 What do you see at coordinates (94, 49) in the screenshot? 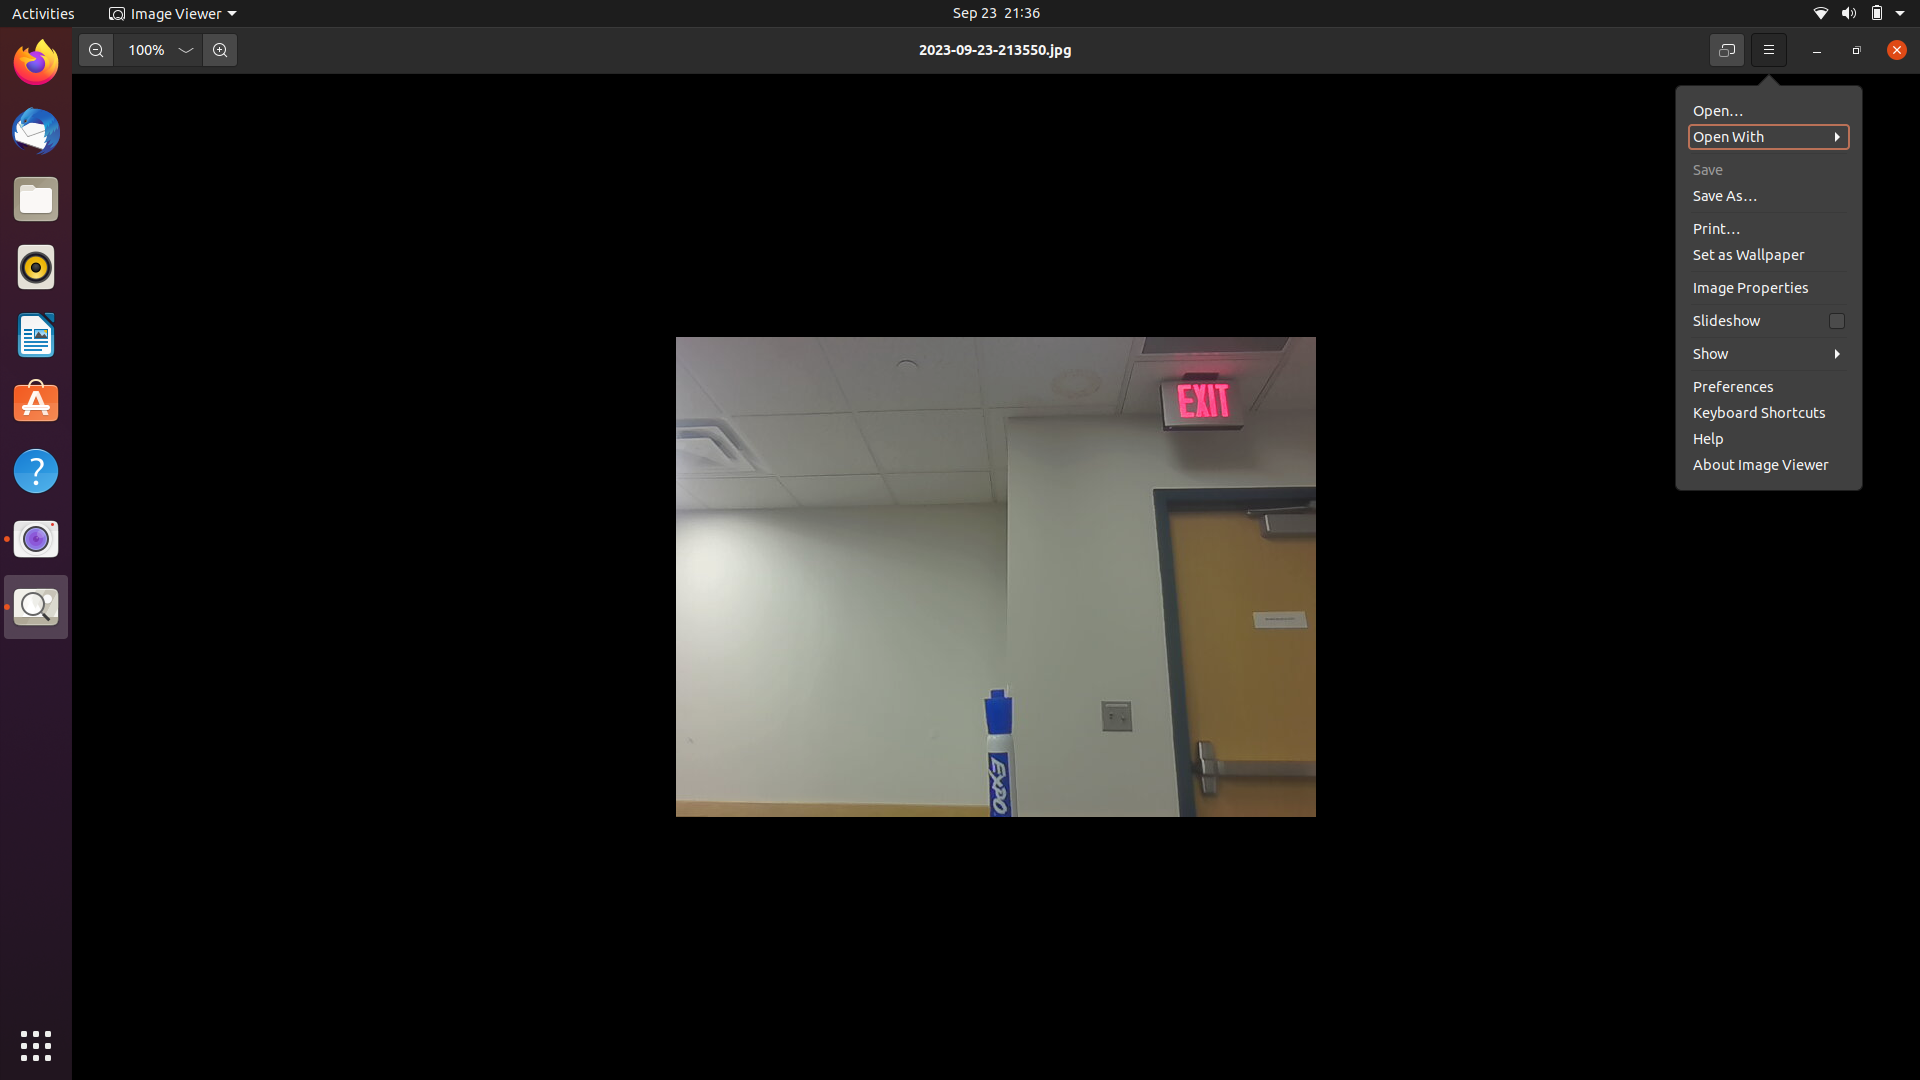
I see `Perform a single zoom out operation on the image` at bounding box center [94, 49].